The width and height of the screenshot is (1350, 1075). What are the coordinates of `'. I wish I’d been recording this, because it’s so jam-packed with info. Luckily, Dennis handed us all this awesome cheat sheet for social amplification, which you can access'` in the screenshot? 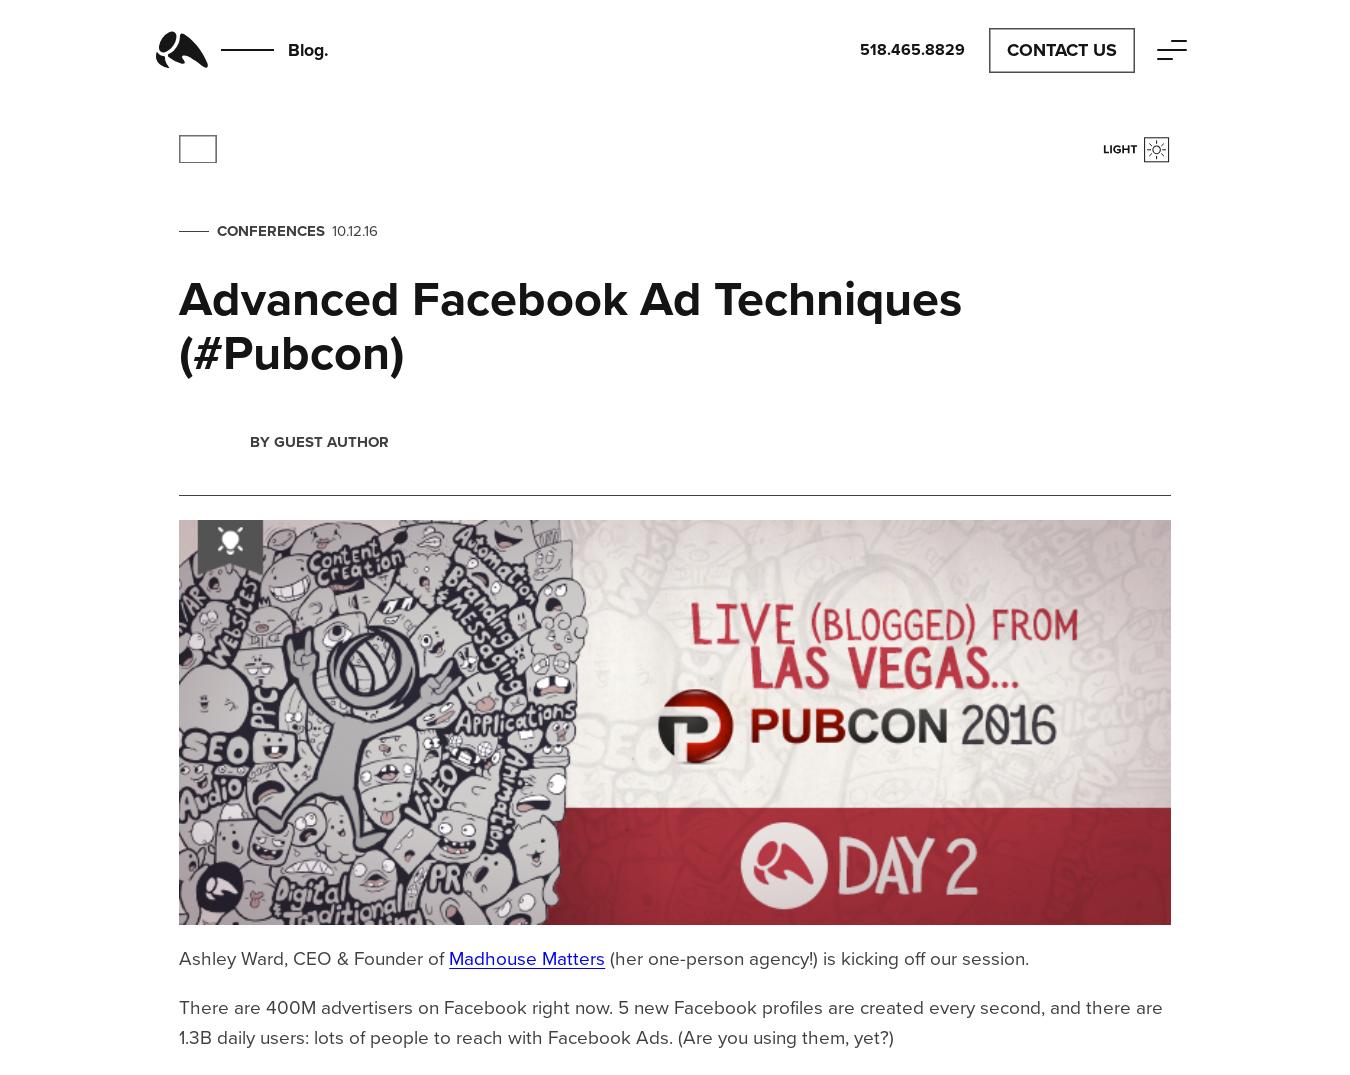 It's located at (669, 432).